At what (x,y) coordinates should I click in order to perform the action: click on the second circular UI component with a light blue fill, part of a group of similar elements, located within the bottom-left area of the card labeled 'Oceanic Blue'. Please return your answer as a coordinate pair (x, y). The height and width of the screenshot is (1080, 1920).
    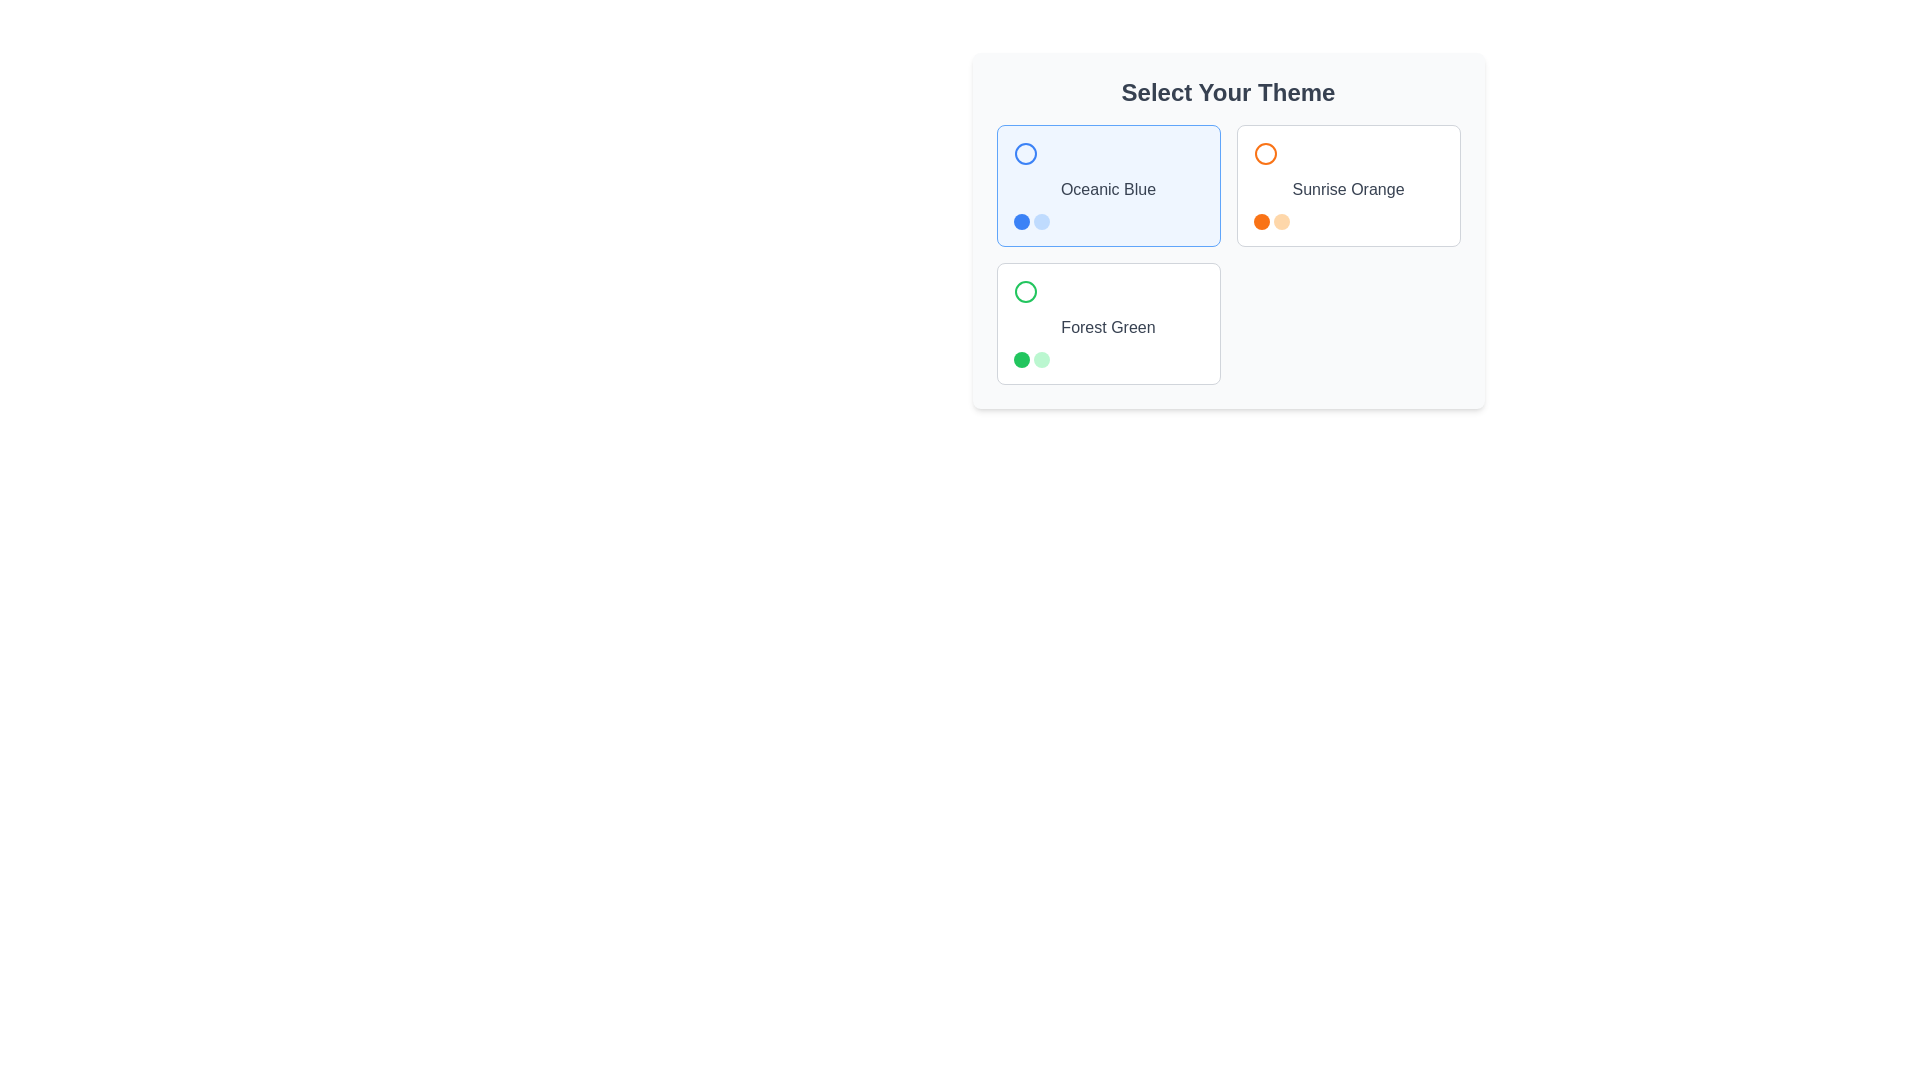
    Looking at the image, I should click on (1040, 222).